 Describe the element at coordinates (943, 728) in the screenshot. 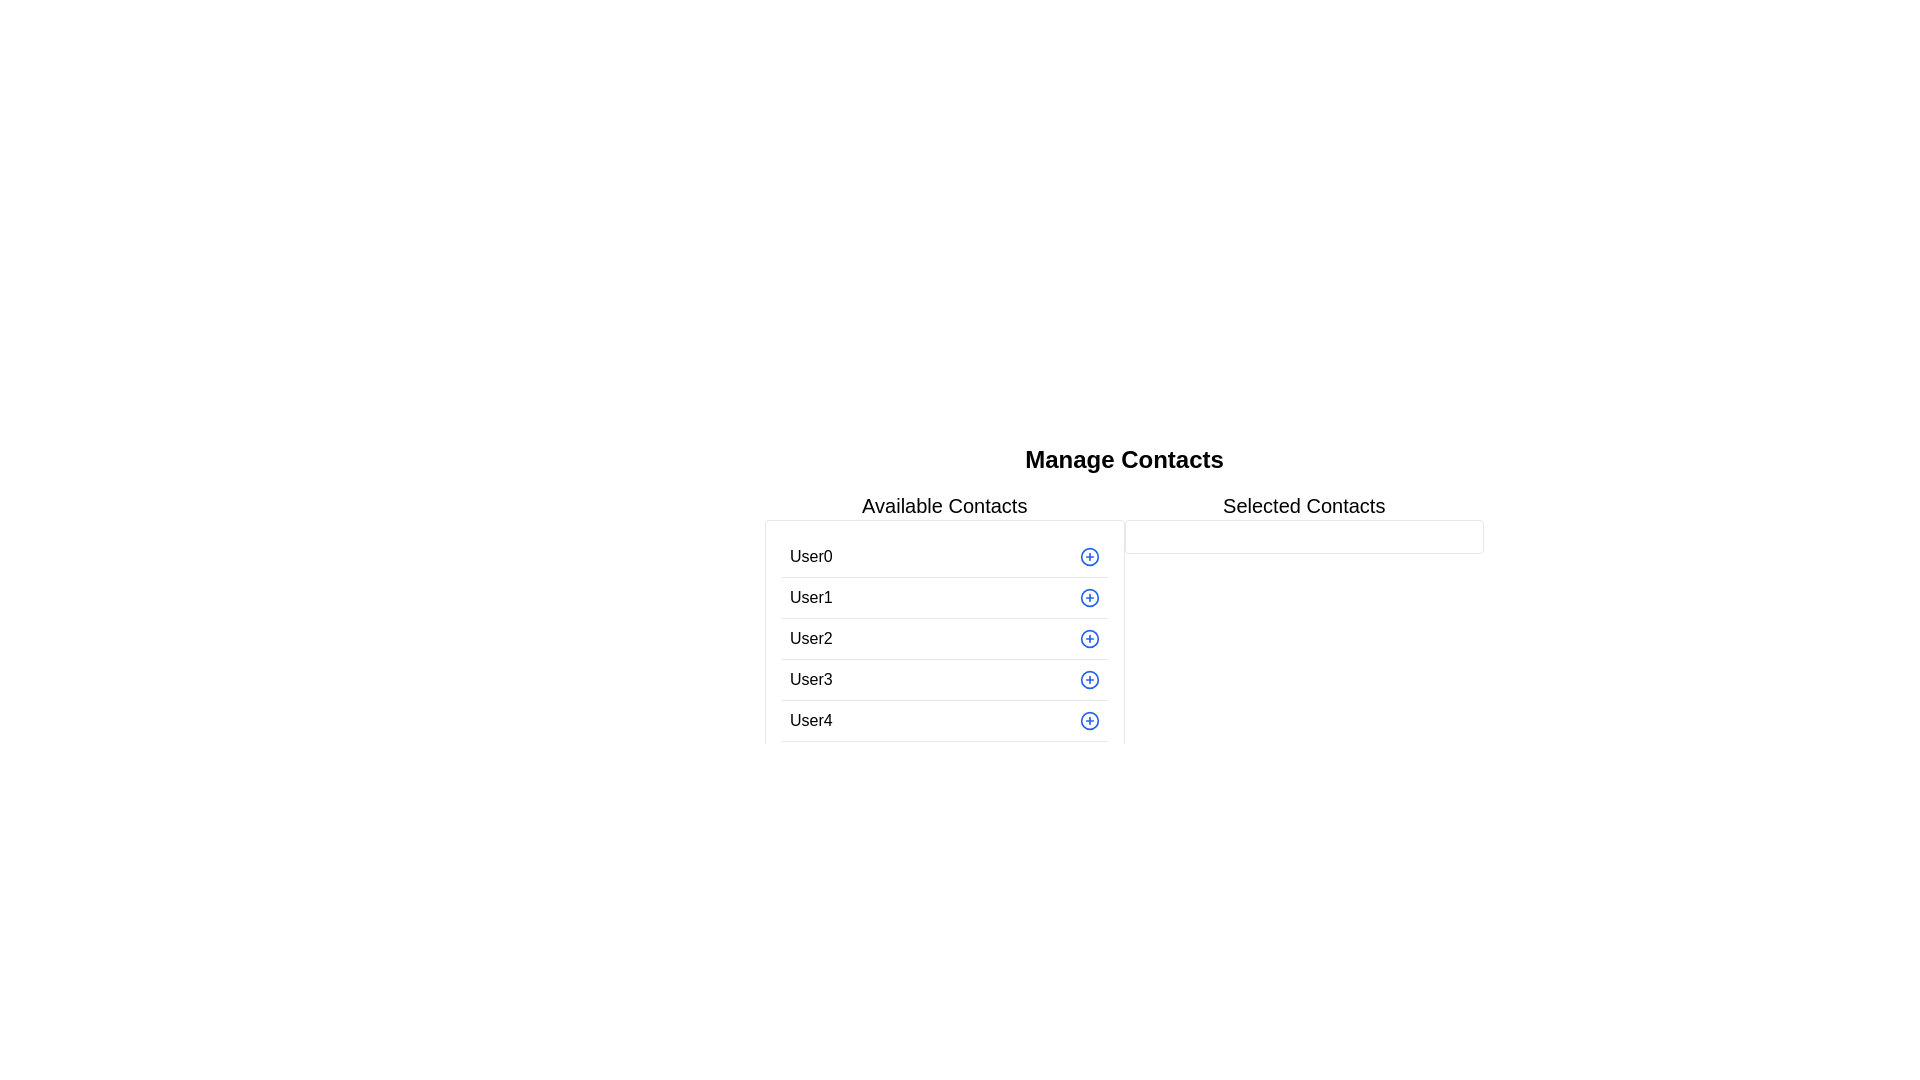

I see `the fifth entry in the 'Available Contacts' list` at that location.